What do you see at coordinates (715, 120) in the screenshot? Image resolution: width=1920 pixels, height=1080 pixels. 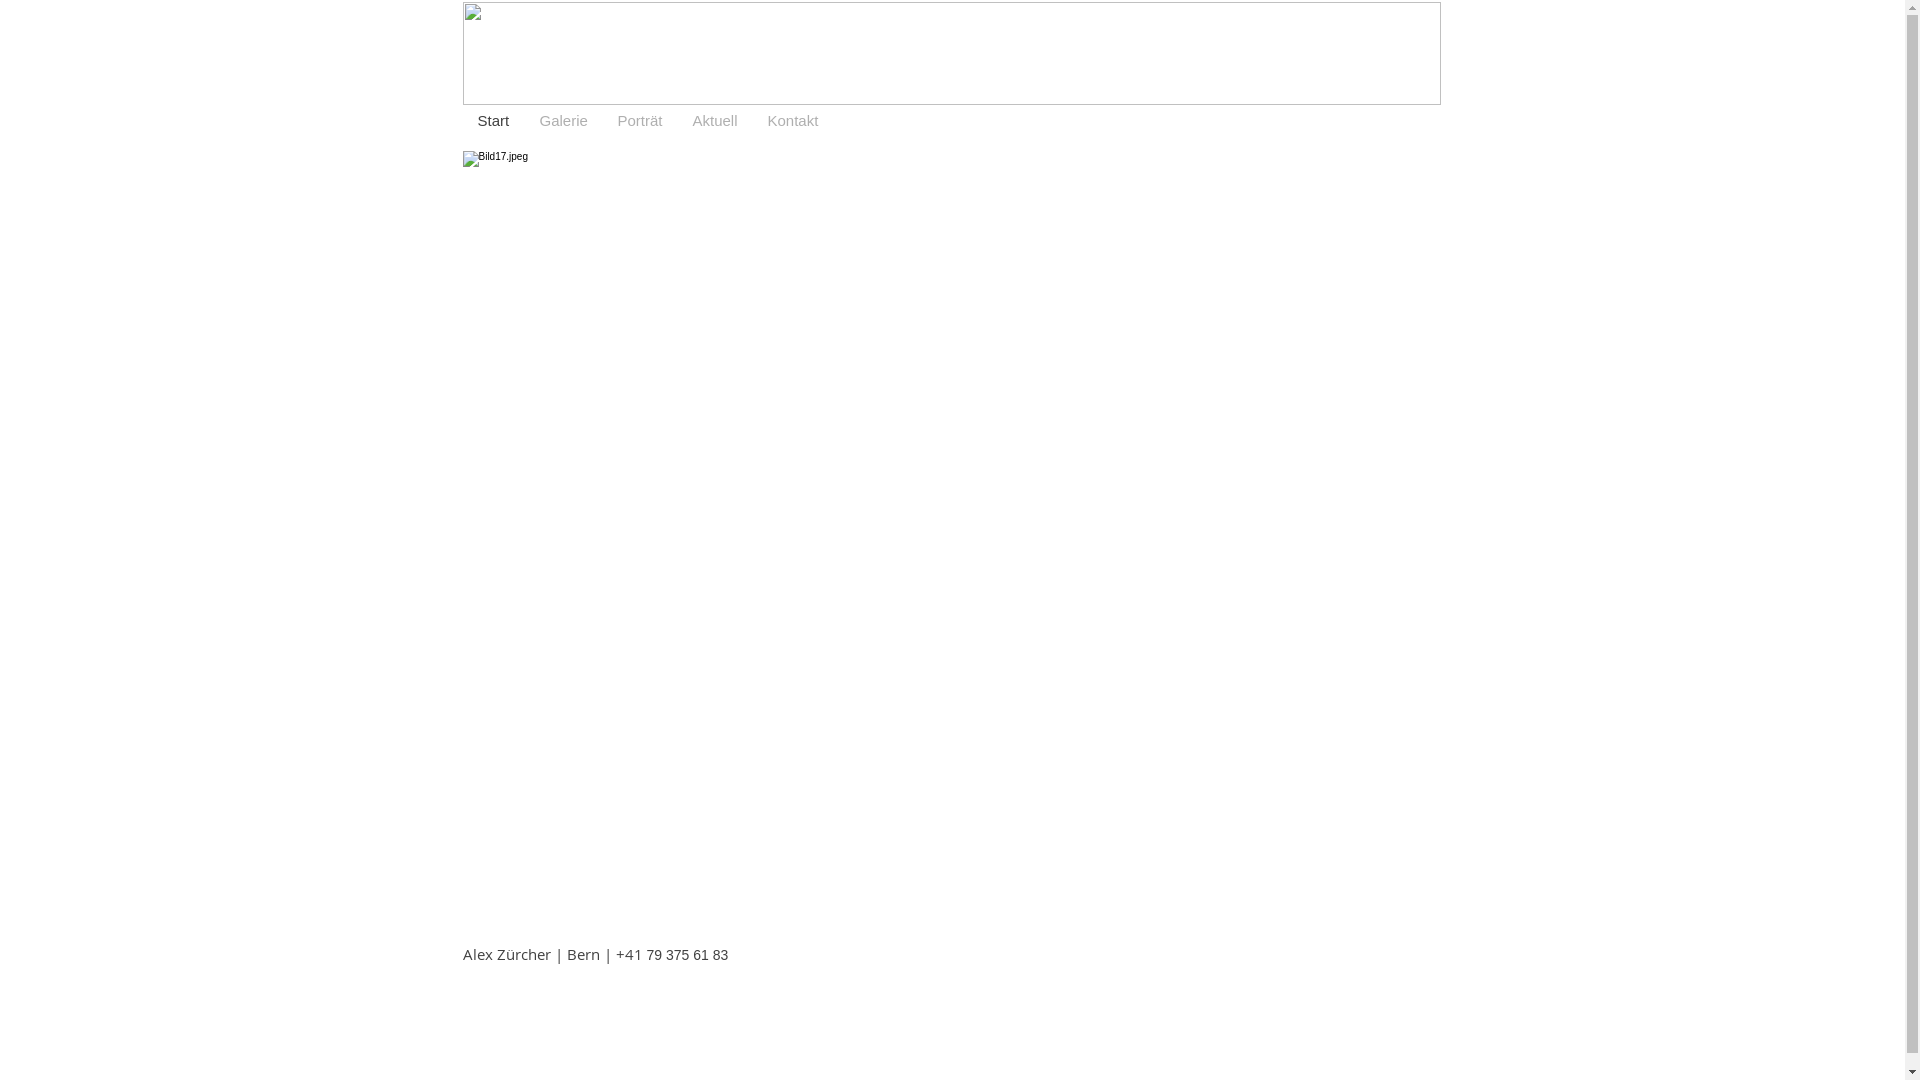 I see `'Aktuell'` at bounding box center [715, 120].